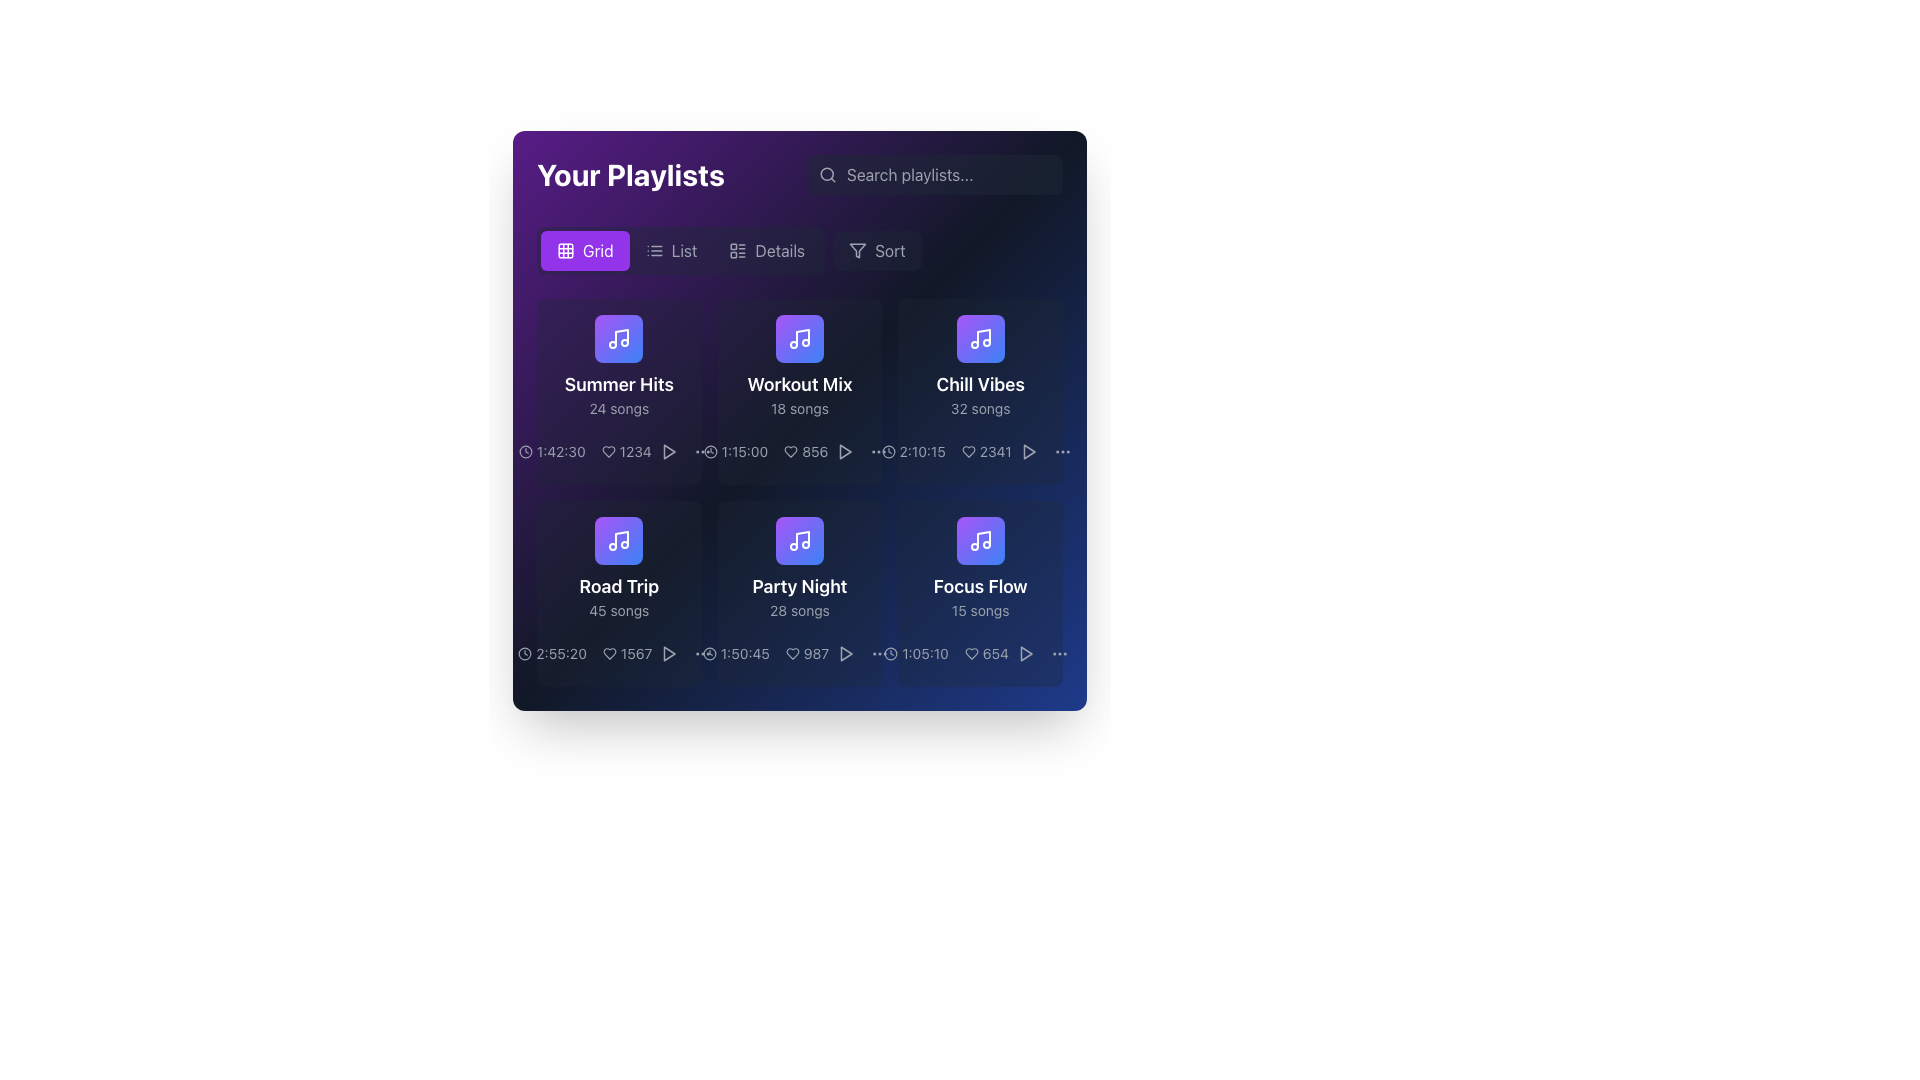 Image resolution: width=1920 pixels, height=1080 pixels. Describe the element at coordinates (565, 249) in the screenshot. I see `the 'Grid' layout toggle icon located in the top-left corner of the playlist interface, which is a rounded rectangular shape within a grid icon` at that location.